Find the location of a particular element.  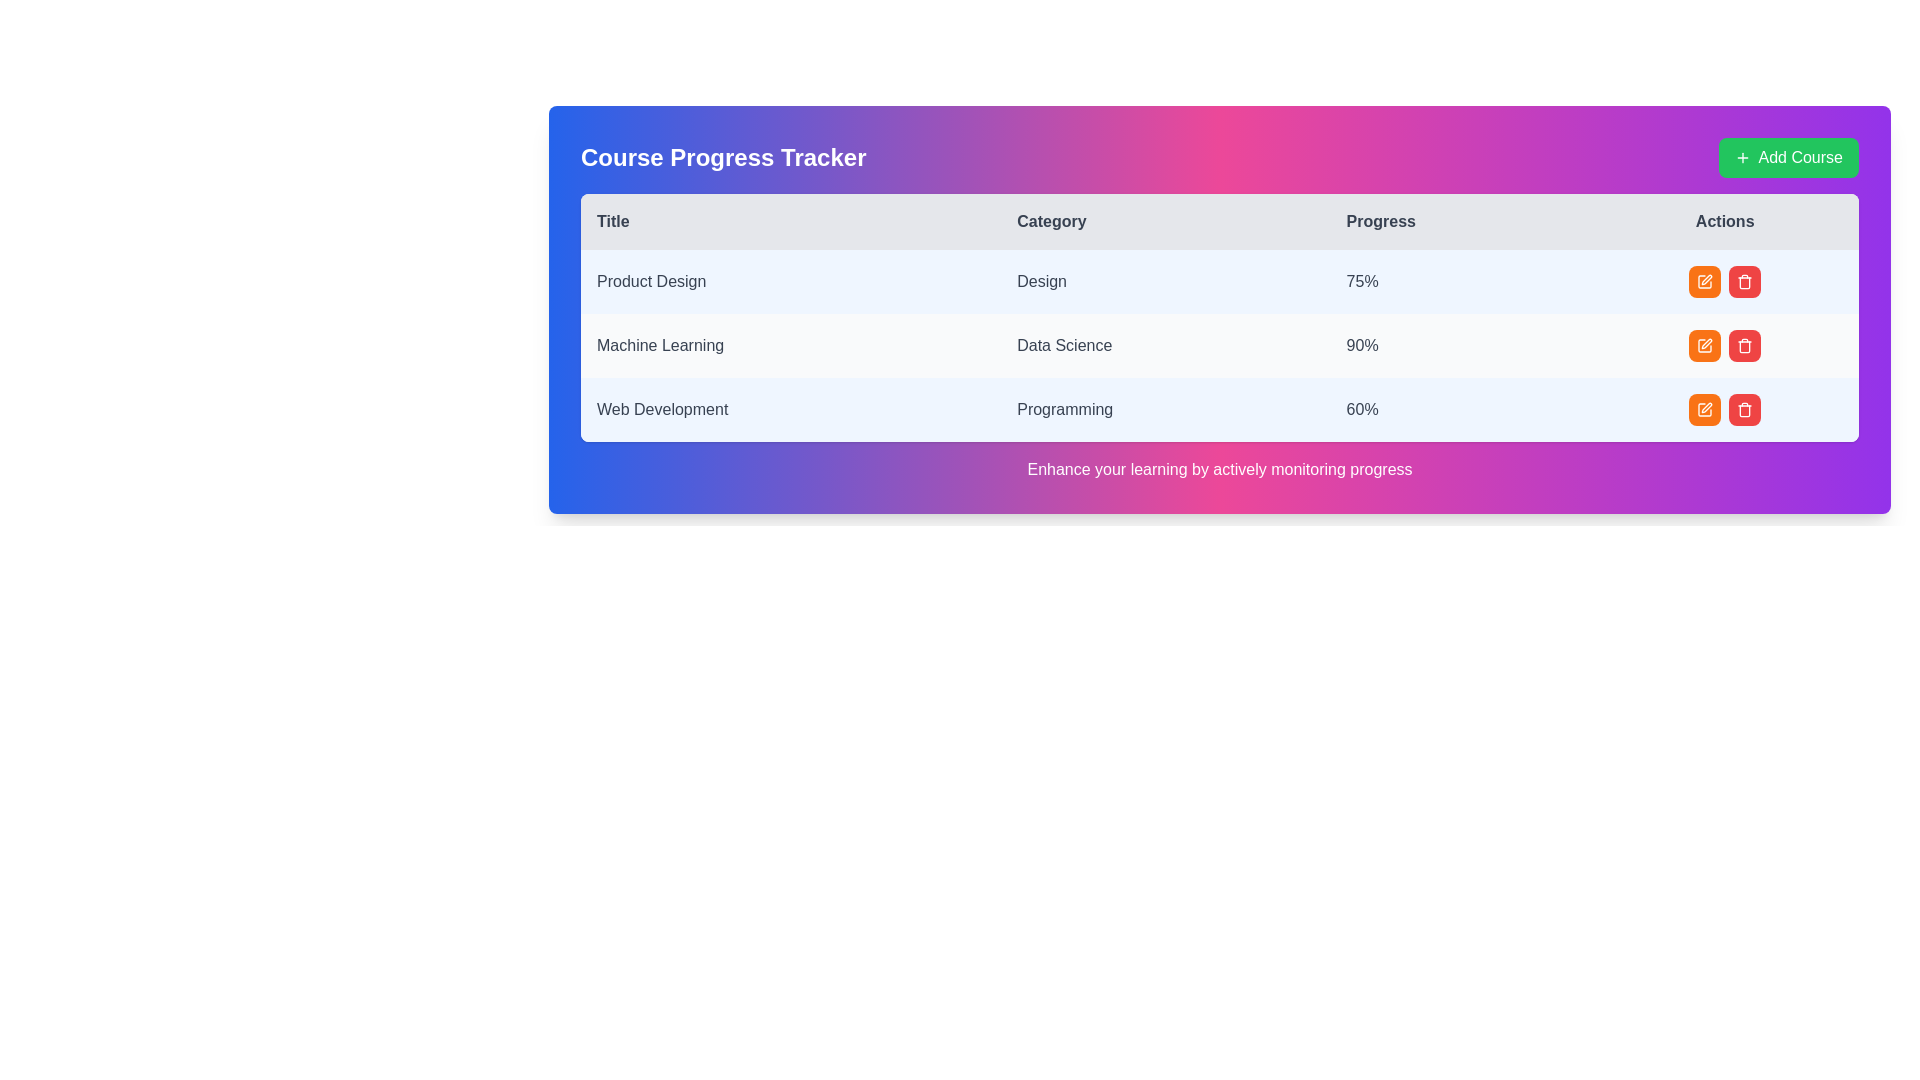

the trash can icon button in the 'Actions' column of the third row is located at coordinates (1744, 281).